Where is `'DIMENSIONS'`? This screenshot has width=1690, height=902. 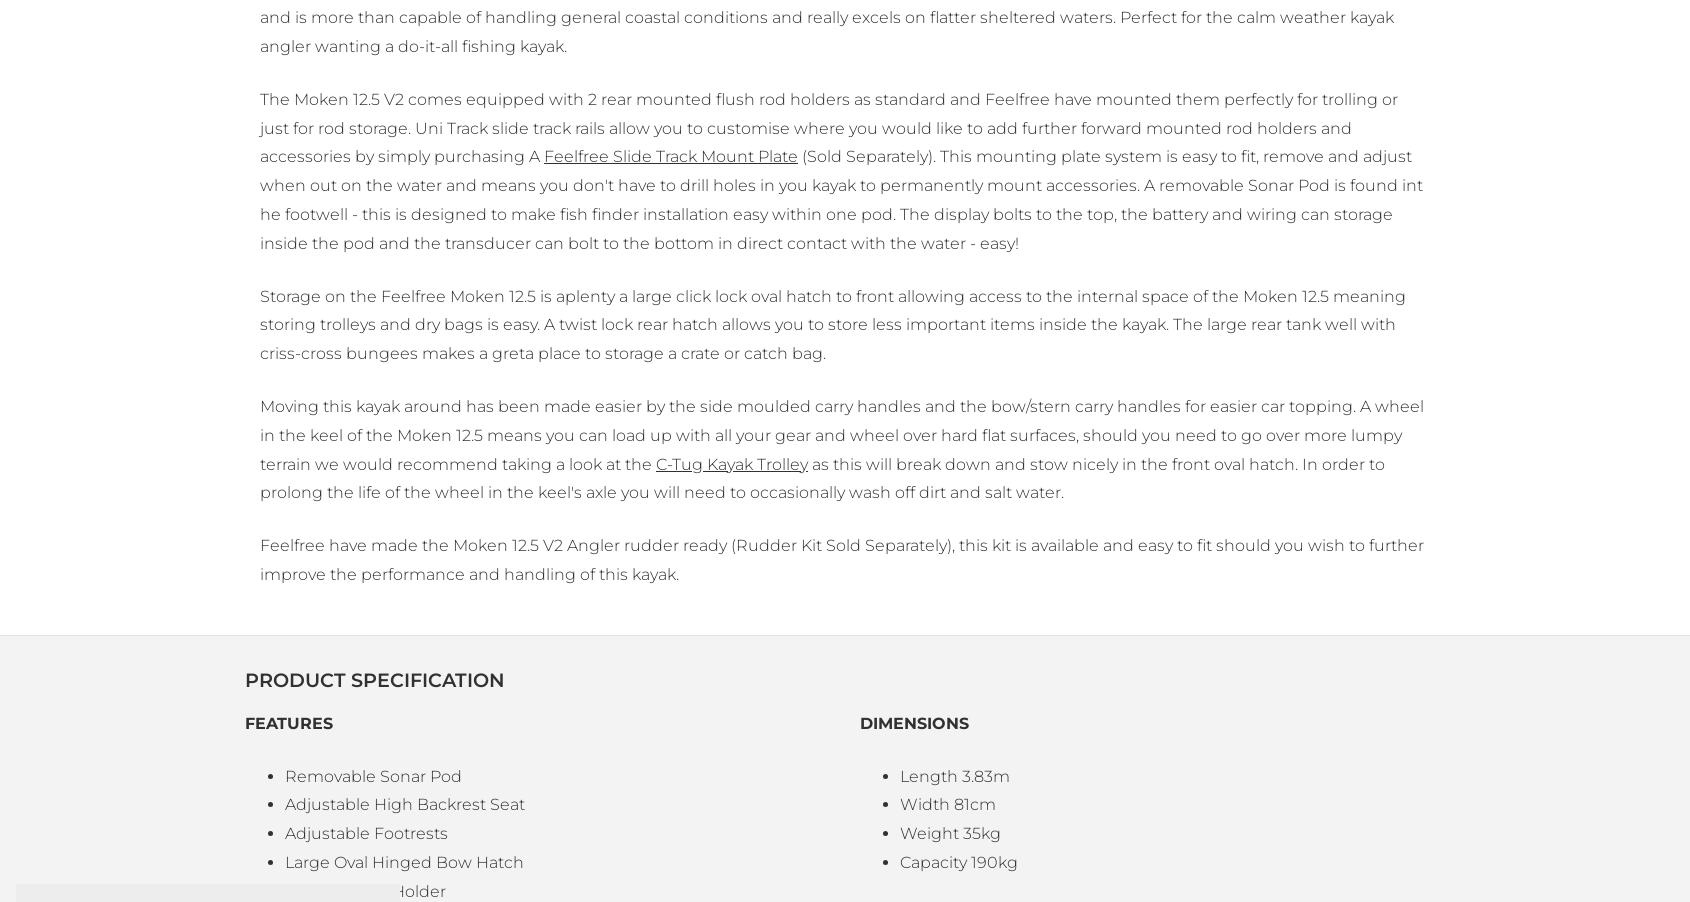 'DIMENSIONS' is located at coordinates (913, 722).